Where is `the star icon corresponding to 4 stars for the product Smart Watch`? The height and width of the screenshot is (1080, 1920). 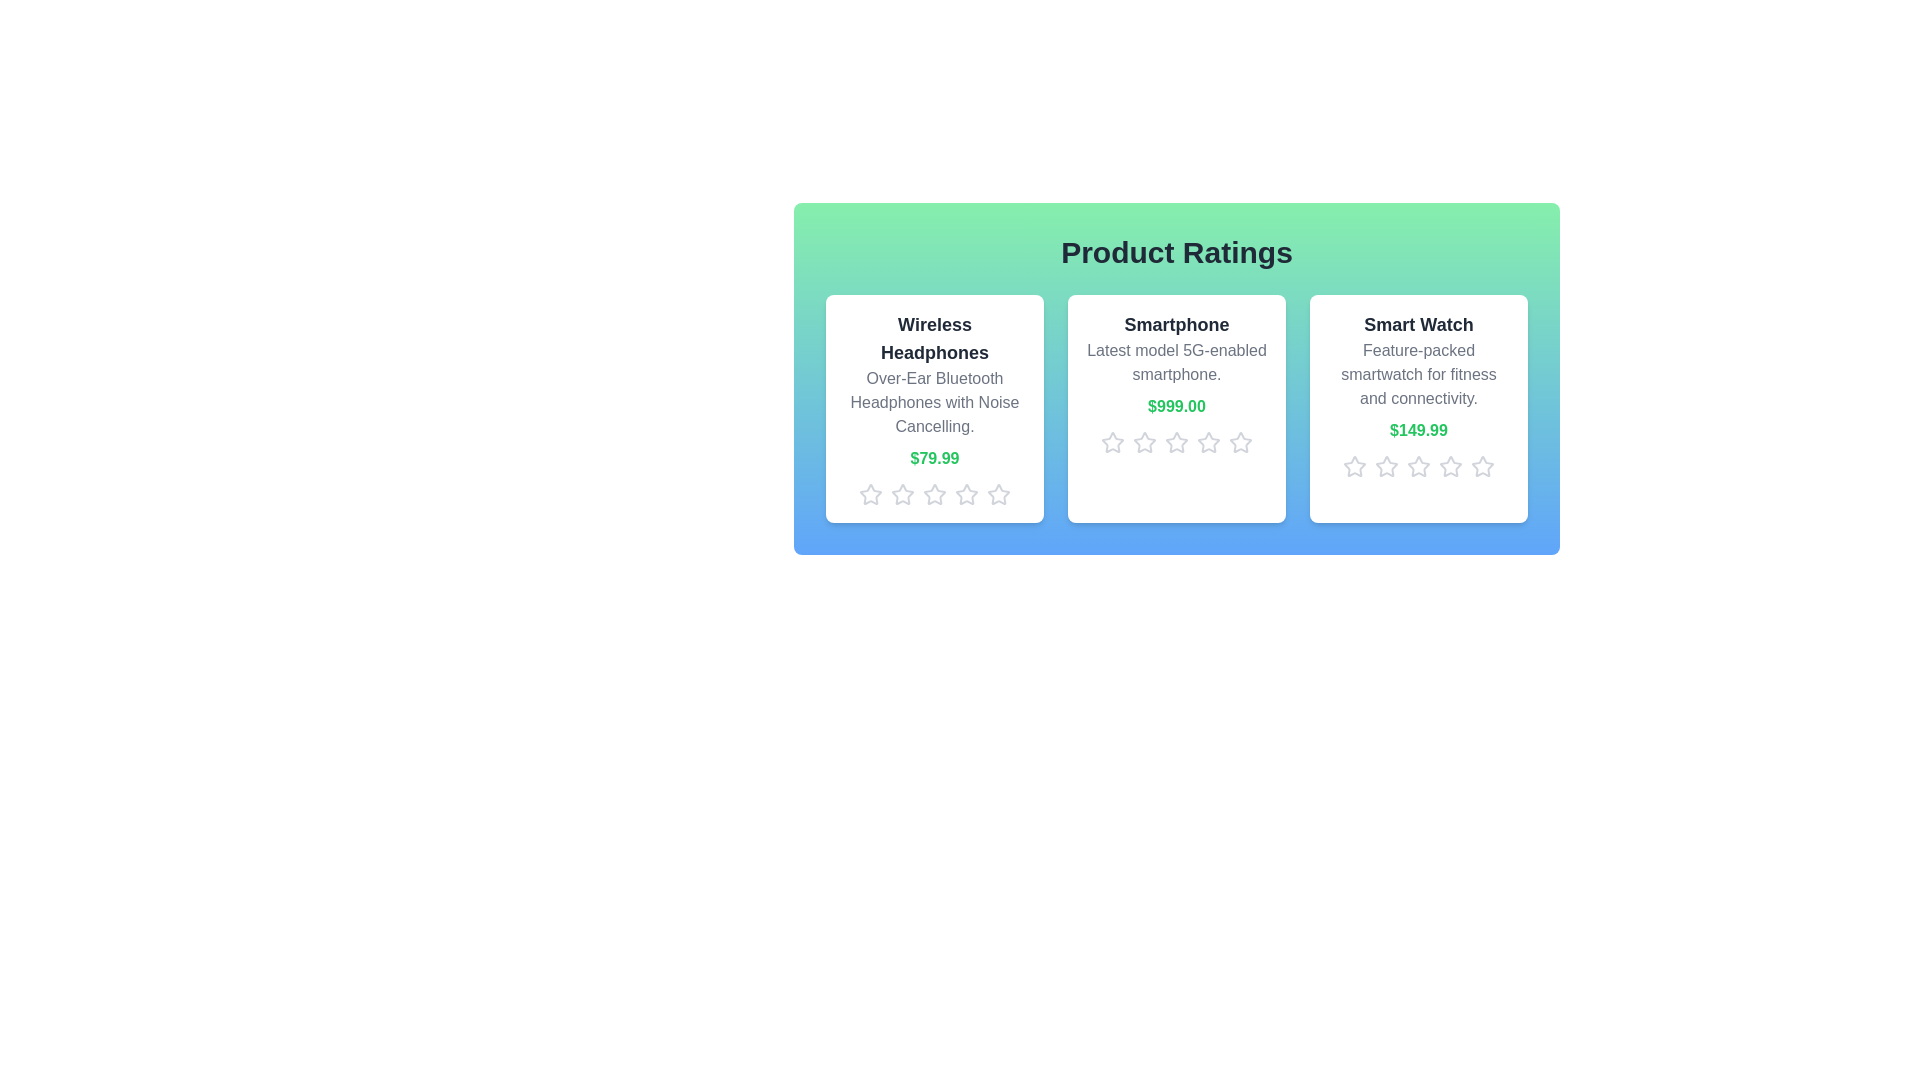
the star icon corresponding to 4 stars for the product Smart Watch is located at coordinates (1450, 466).